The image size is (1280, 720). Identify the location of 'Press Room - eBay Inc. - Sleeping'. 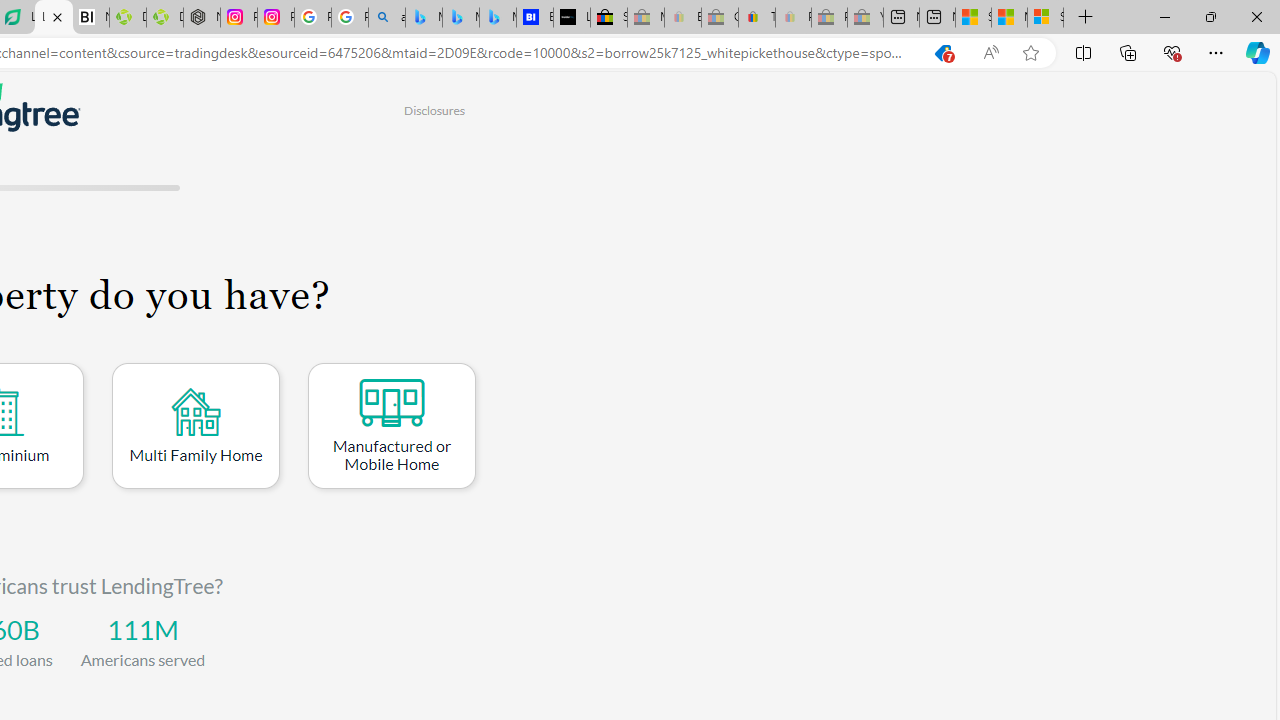
(829, 17).